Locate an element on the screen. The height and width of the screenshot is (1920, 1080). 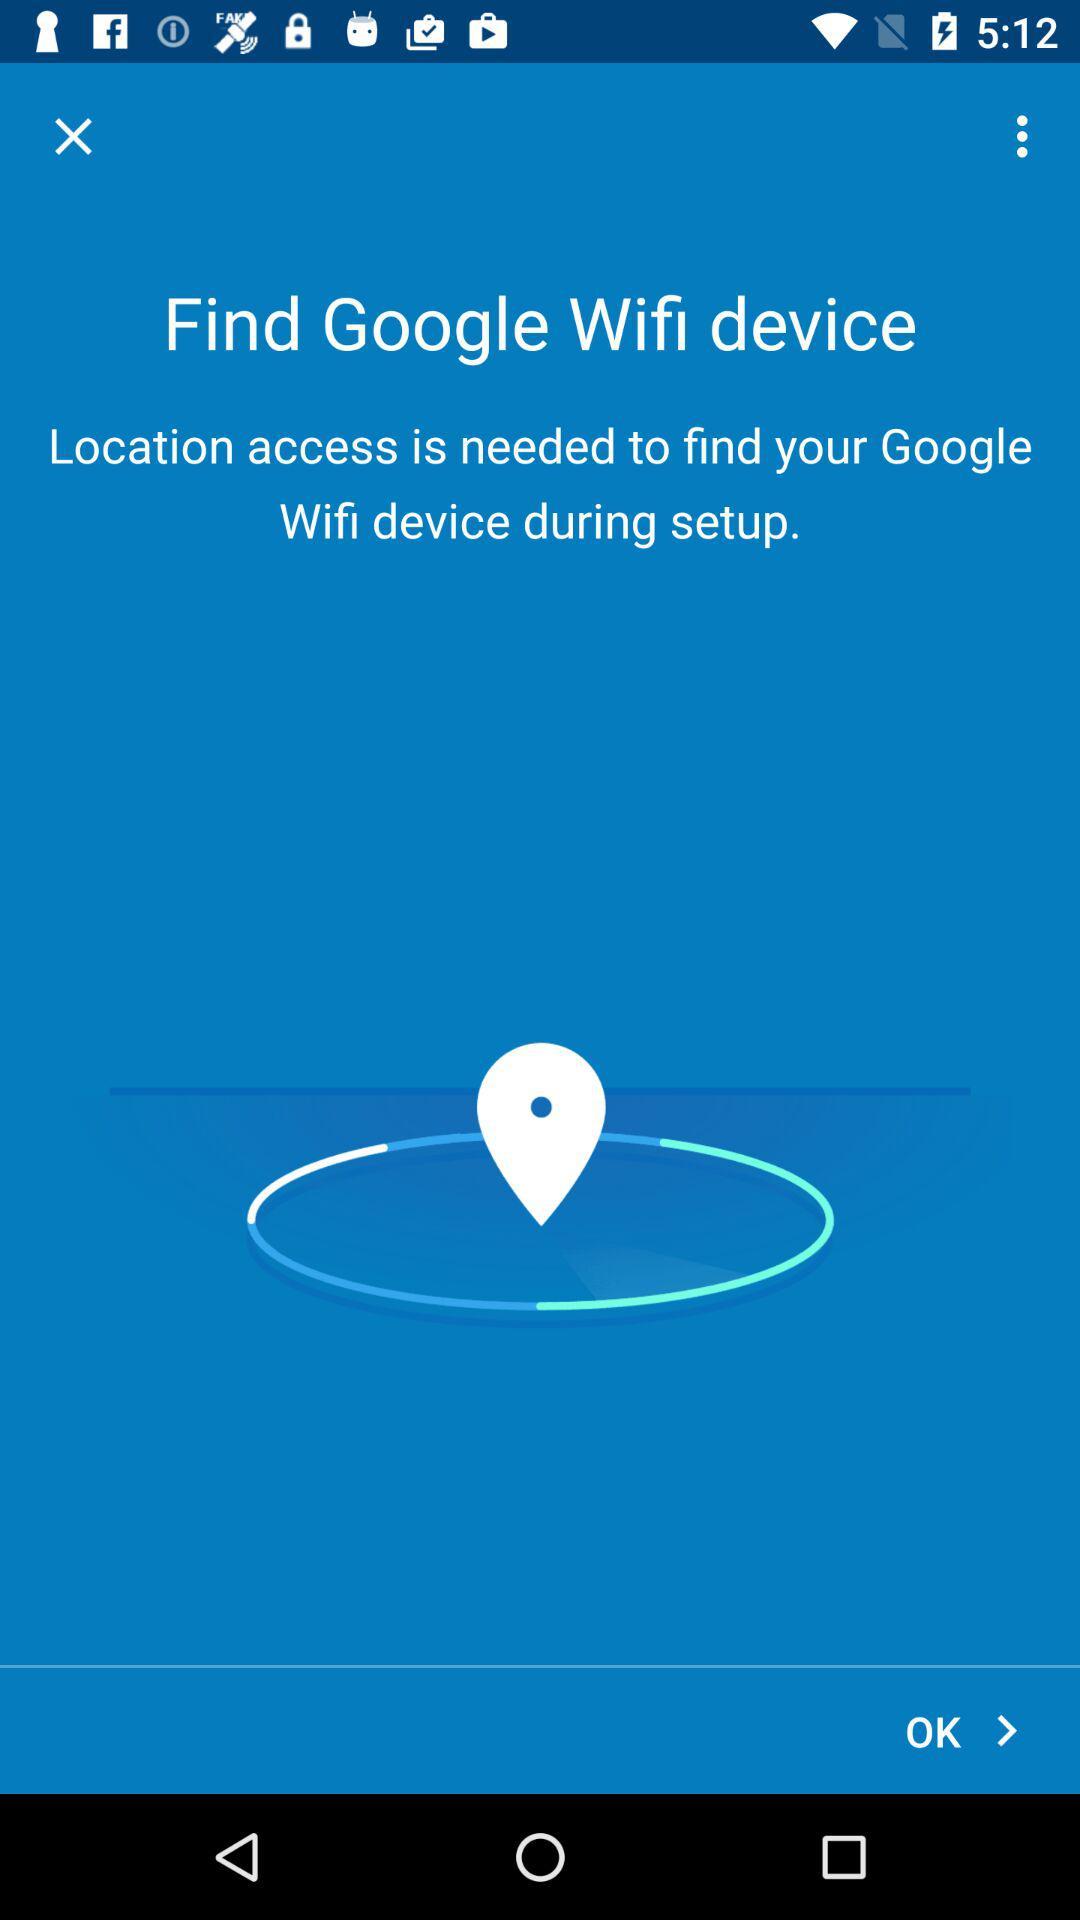
the item at the top left corner is located at coordinates (72, 135).